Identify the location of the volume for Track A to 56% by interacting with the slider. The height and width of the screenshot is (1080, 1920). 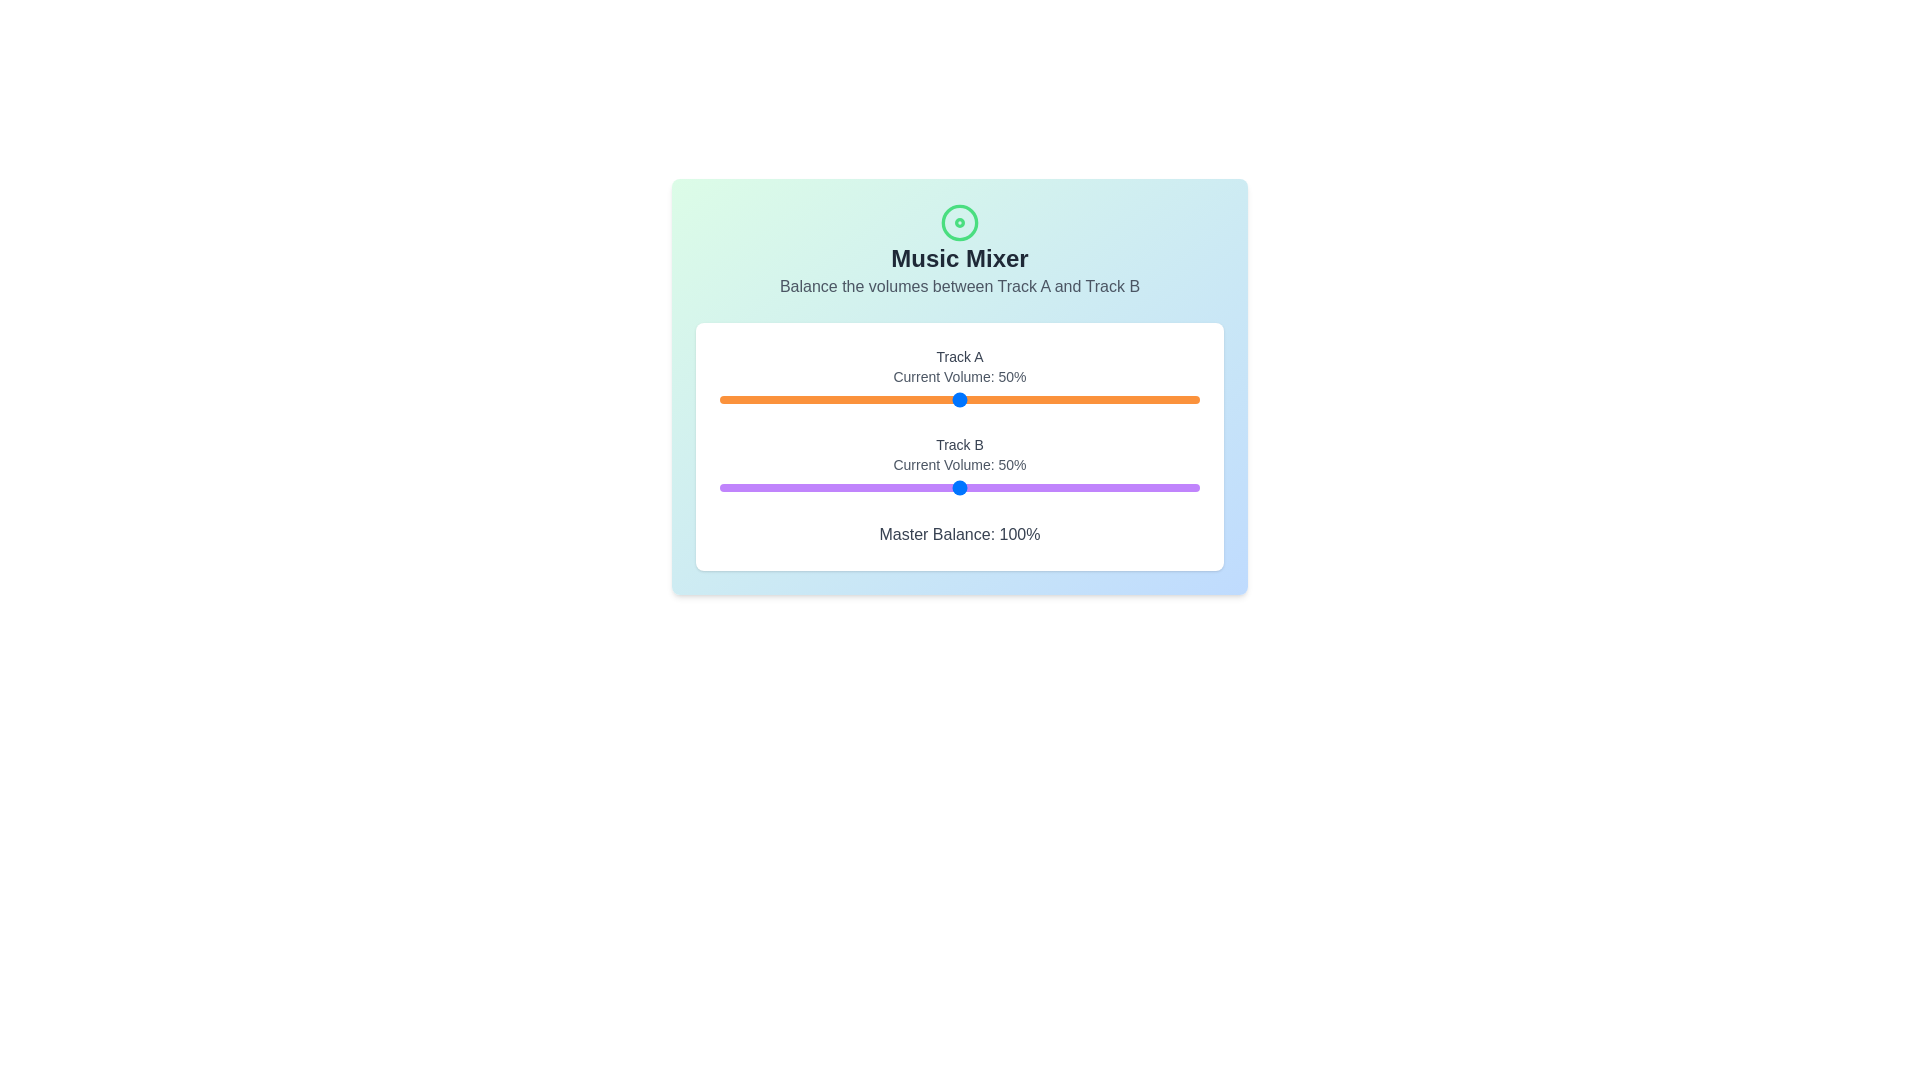
(988, 400).